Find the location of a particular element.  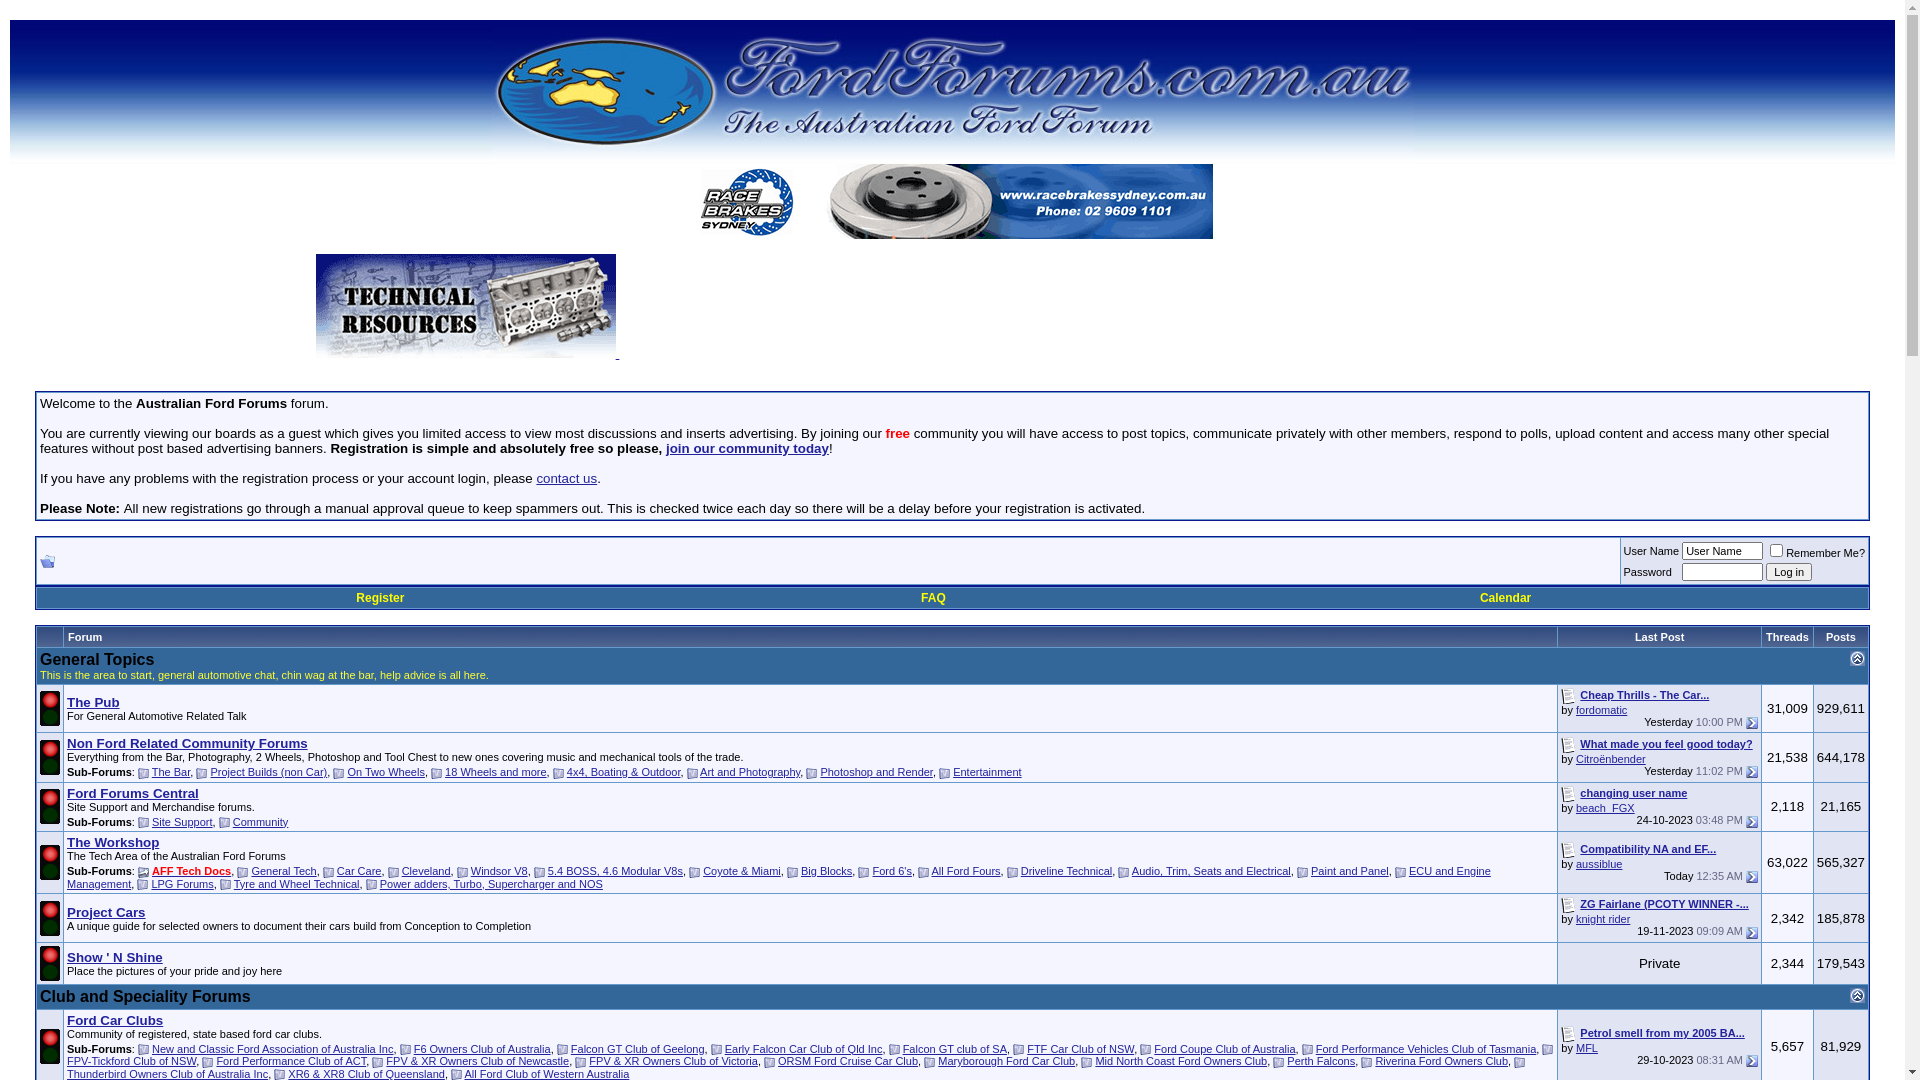

'Maryborough Ford Car Club' is located at coordinates (1006, 1059).